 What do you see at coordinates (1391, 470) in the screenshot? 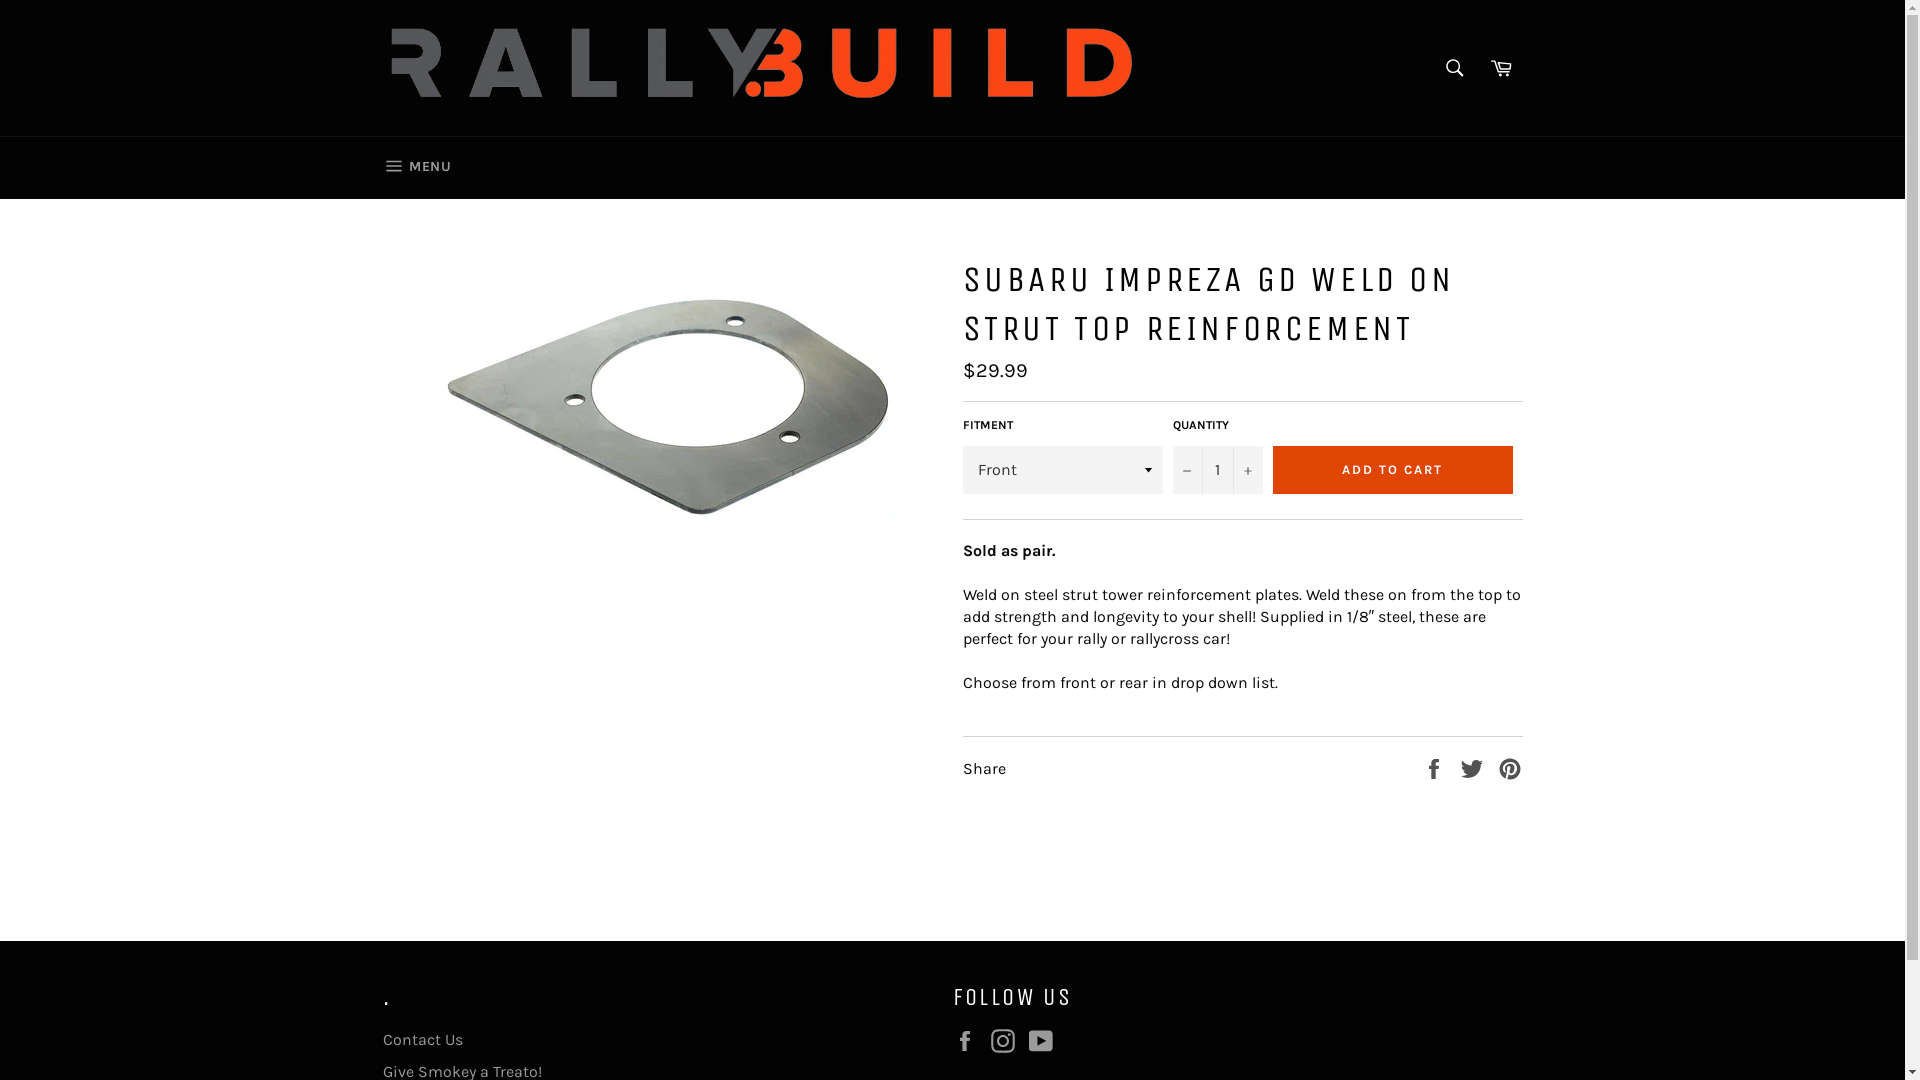
I see `'ADD TO CART'` at bounding box center [1391, 470].